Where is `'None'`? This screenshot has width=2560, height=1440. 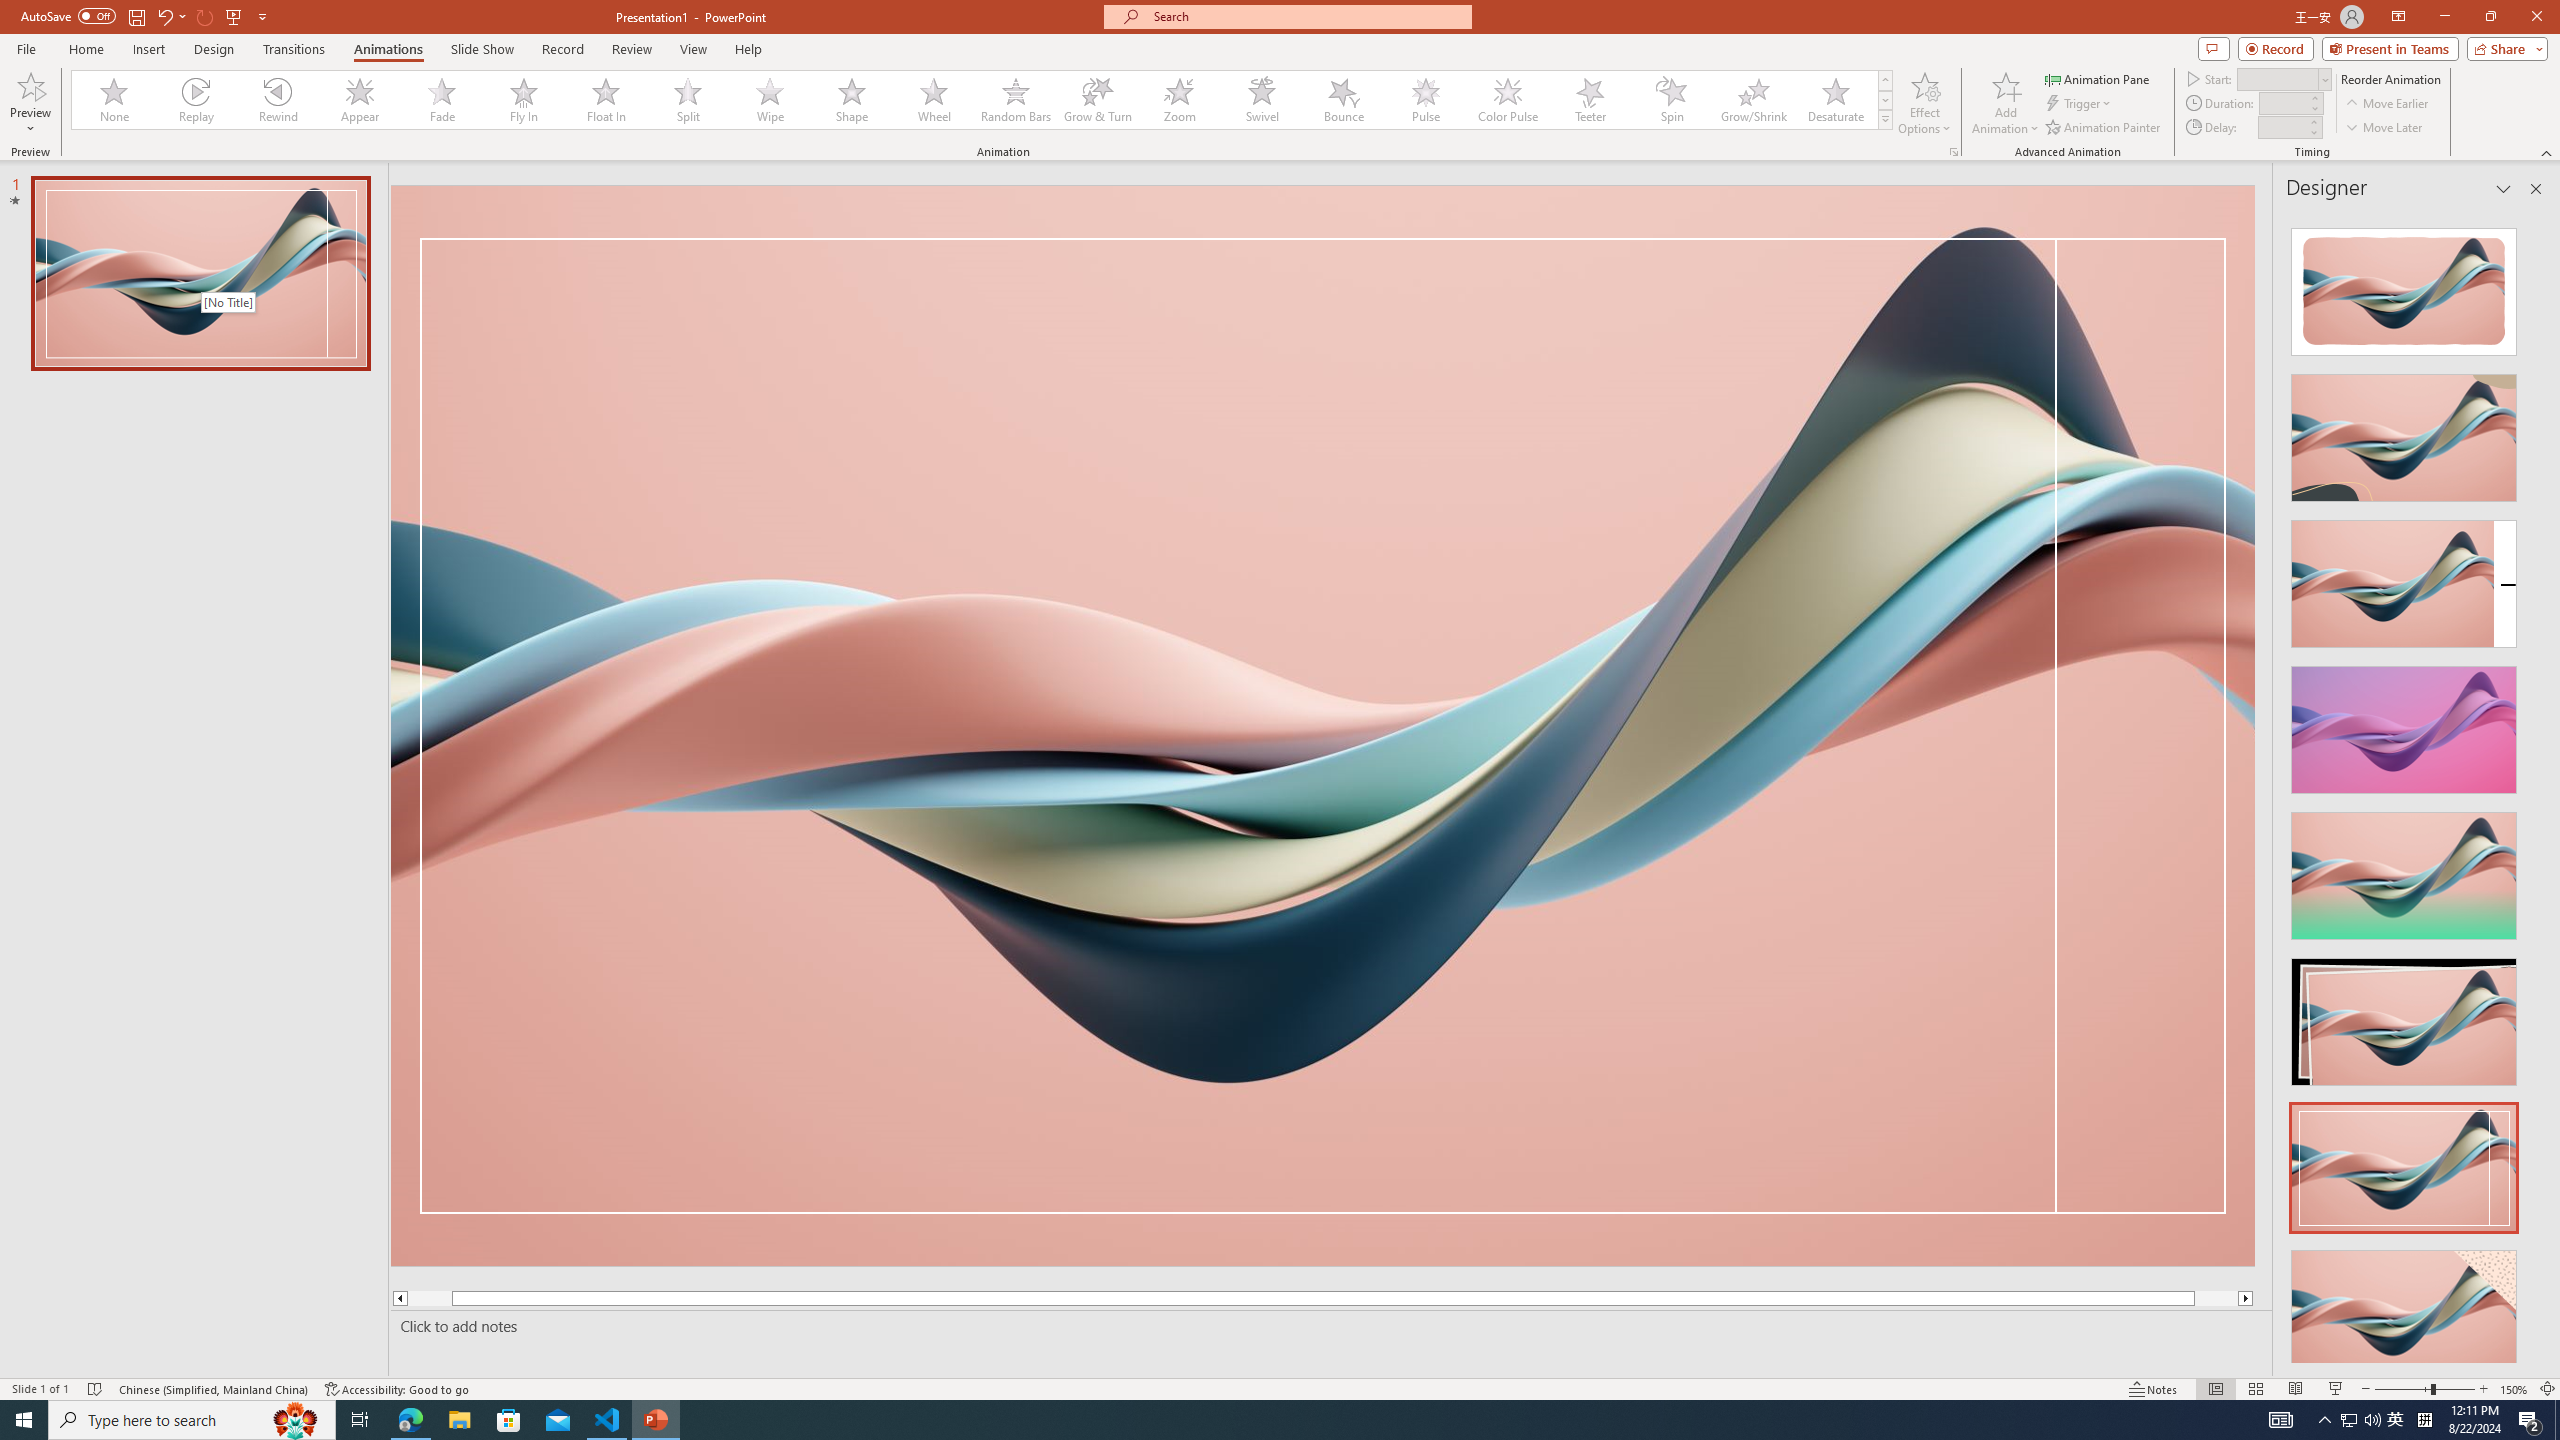 'None' is located at coordinates (114, 99).